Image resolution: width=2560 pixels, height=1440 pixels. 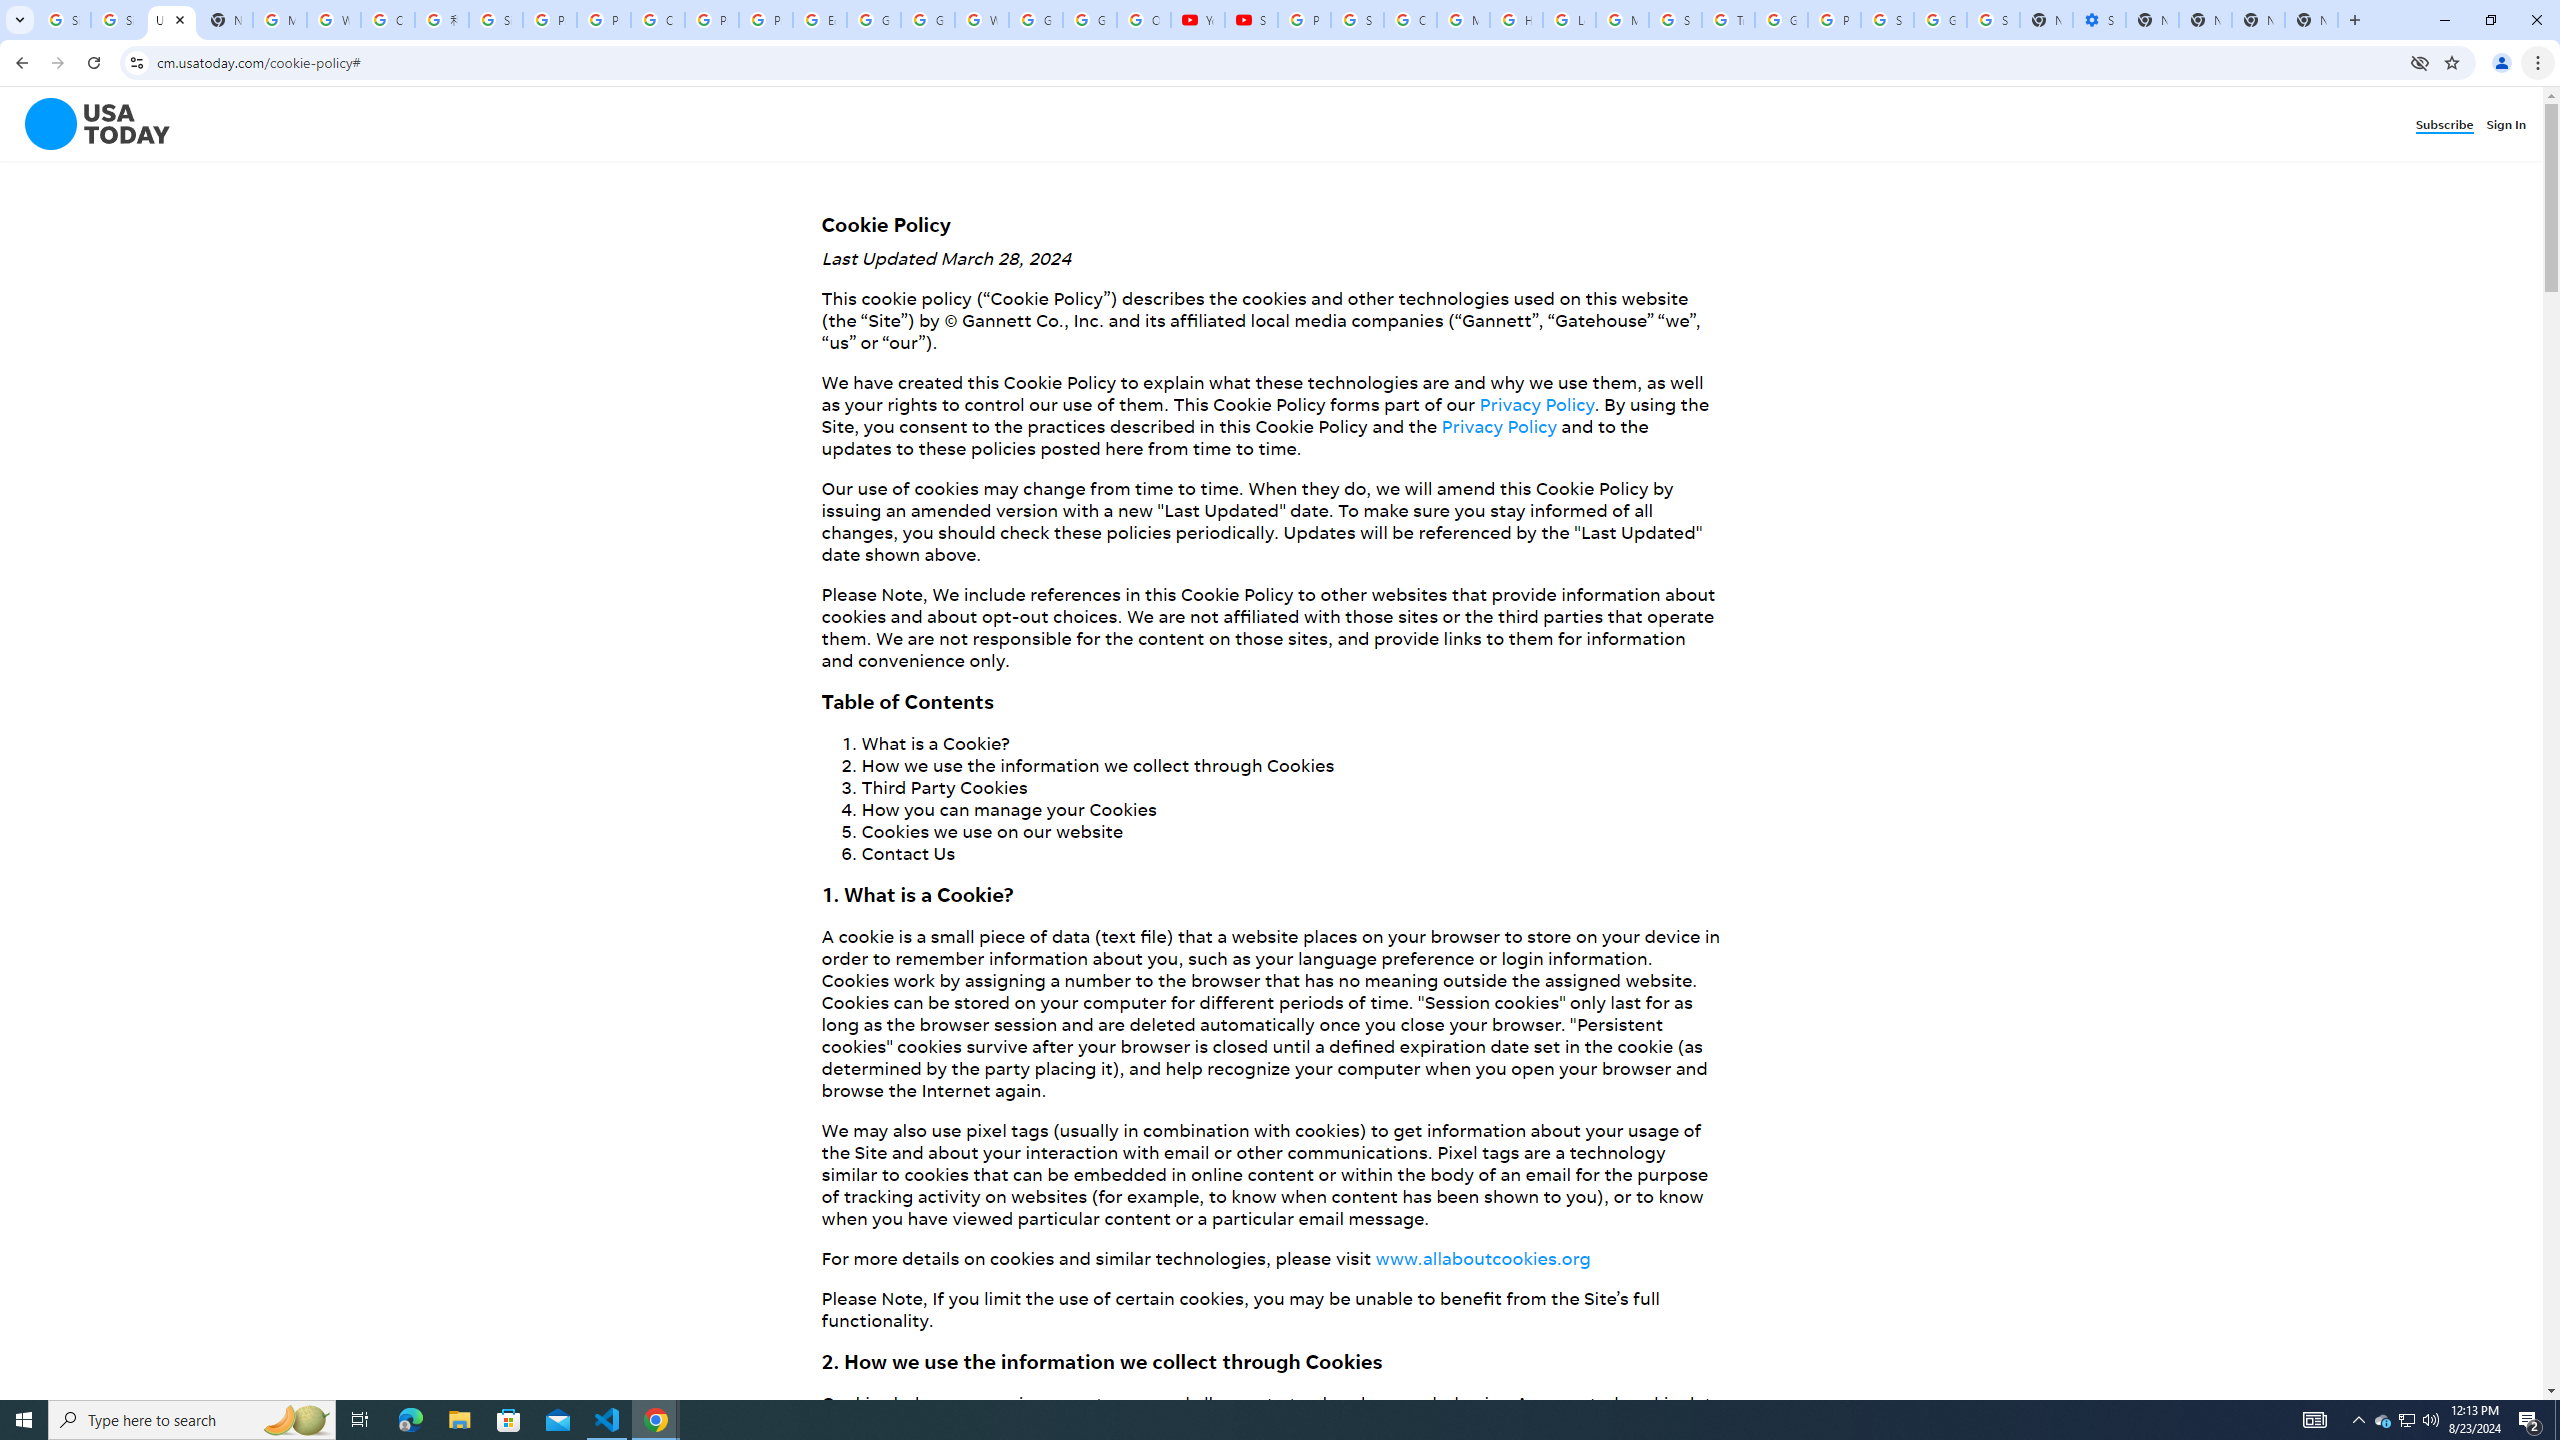 I want to click on 'YouTube', so click(x=1198, y=19).